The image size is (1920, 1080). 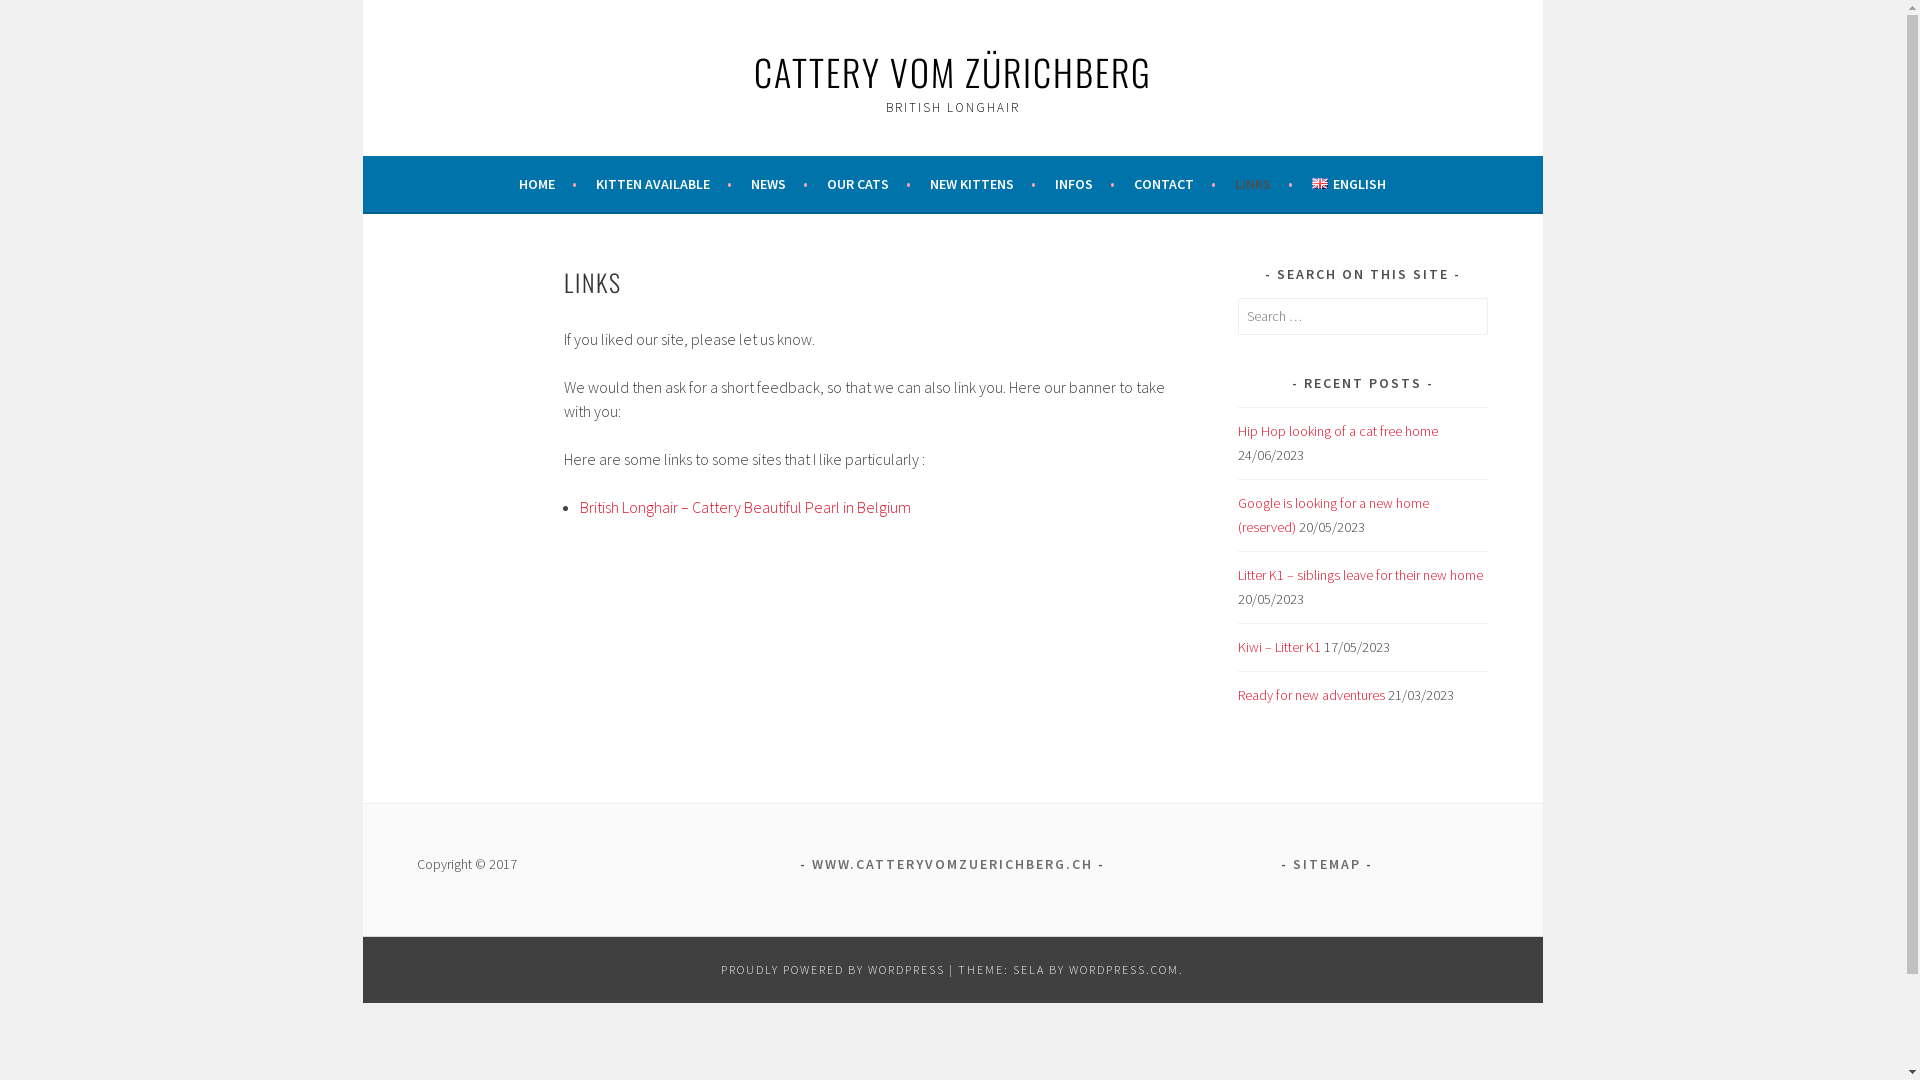 I want to click on 'ENGLISH', so click(x=1311, y=184).